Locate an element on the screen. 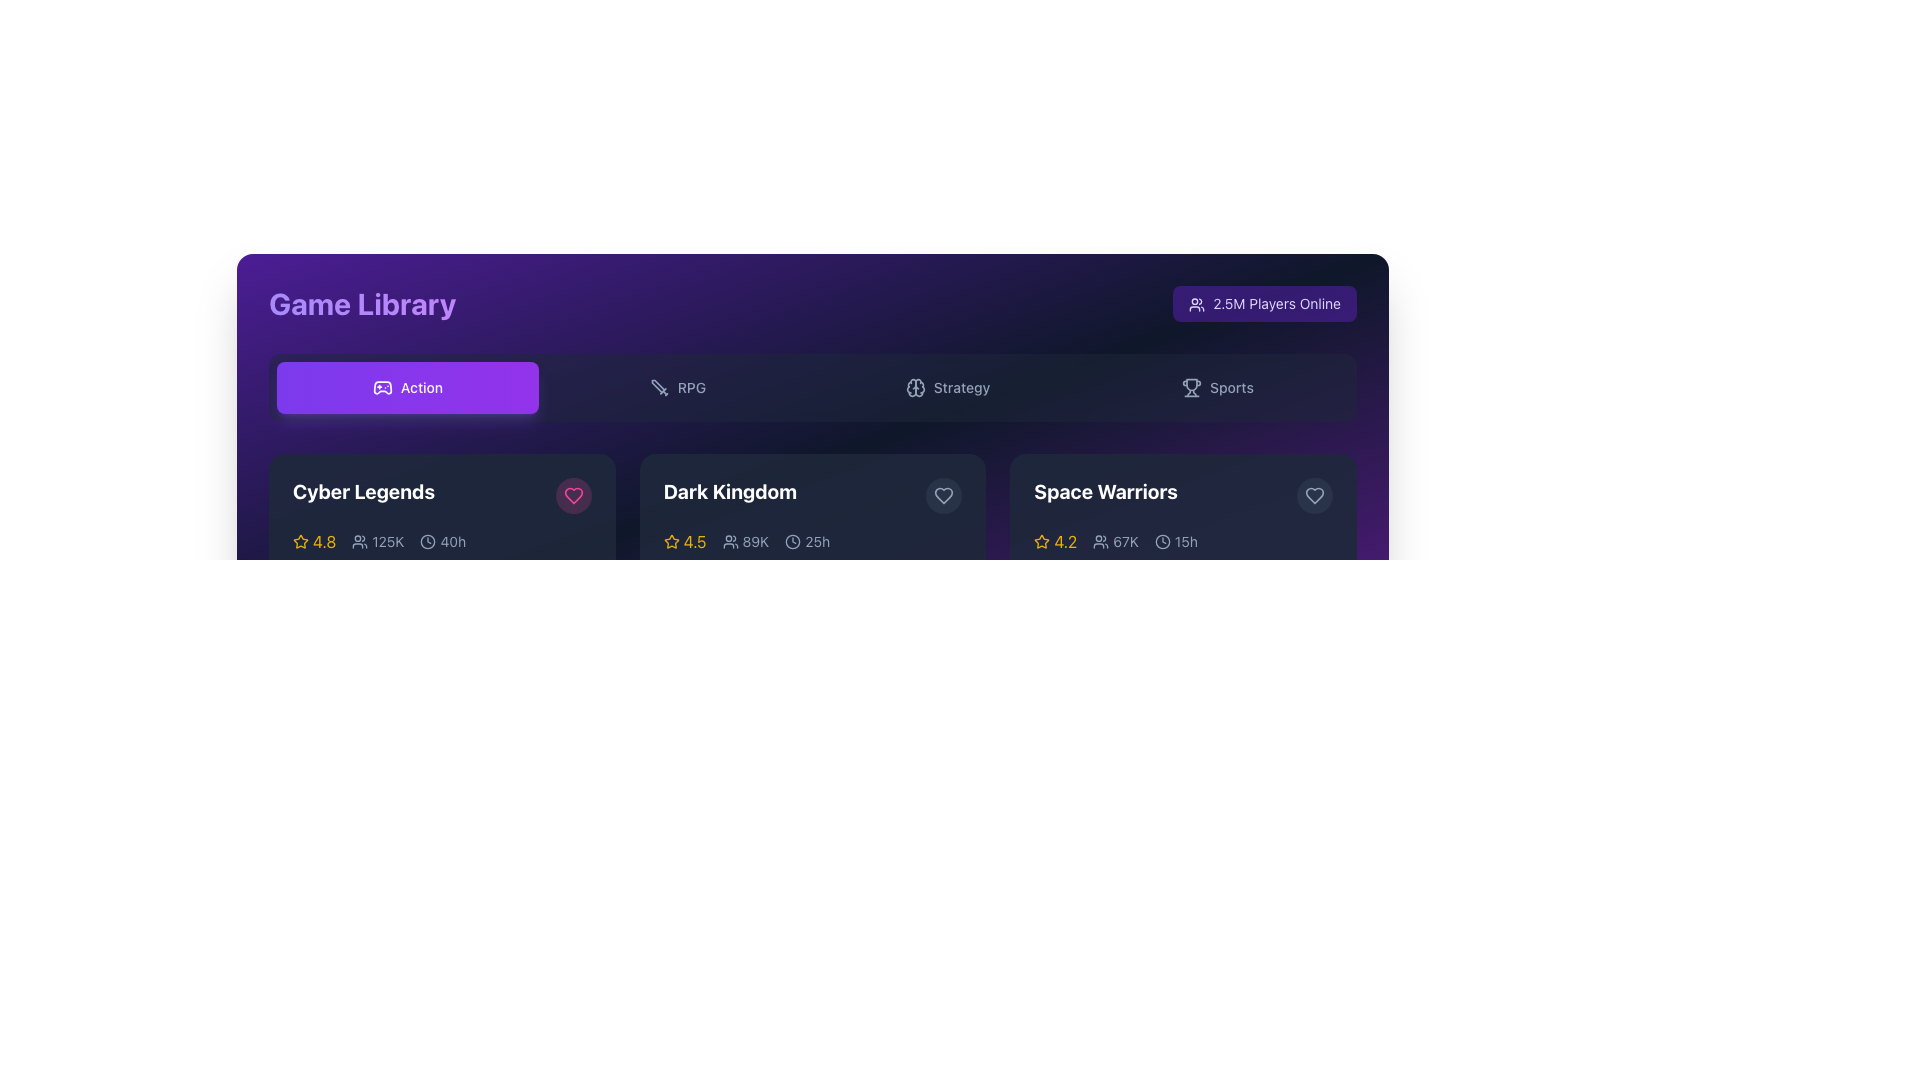 Image resolution: width=1920 pixels, height=1080 pixels. the leftmost Text element that serves as a title or label for the associated item in the horizontally-aligned row of similar elements is located at coordinates (729, 492).